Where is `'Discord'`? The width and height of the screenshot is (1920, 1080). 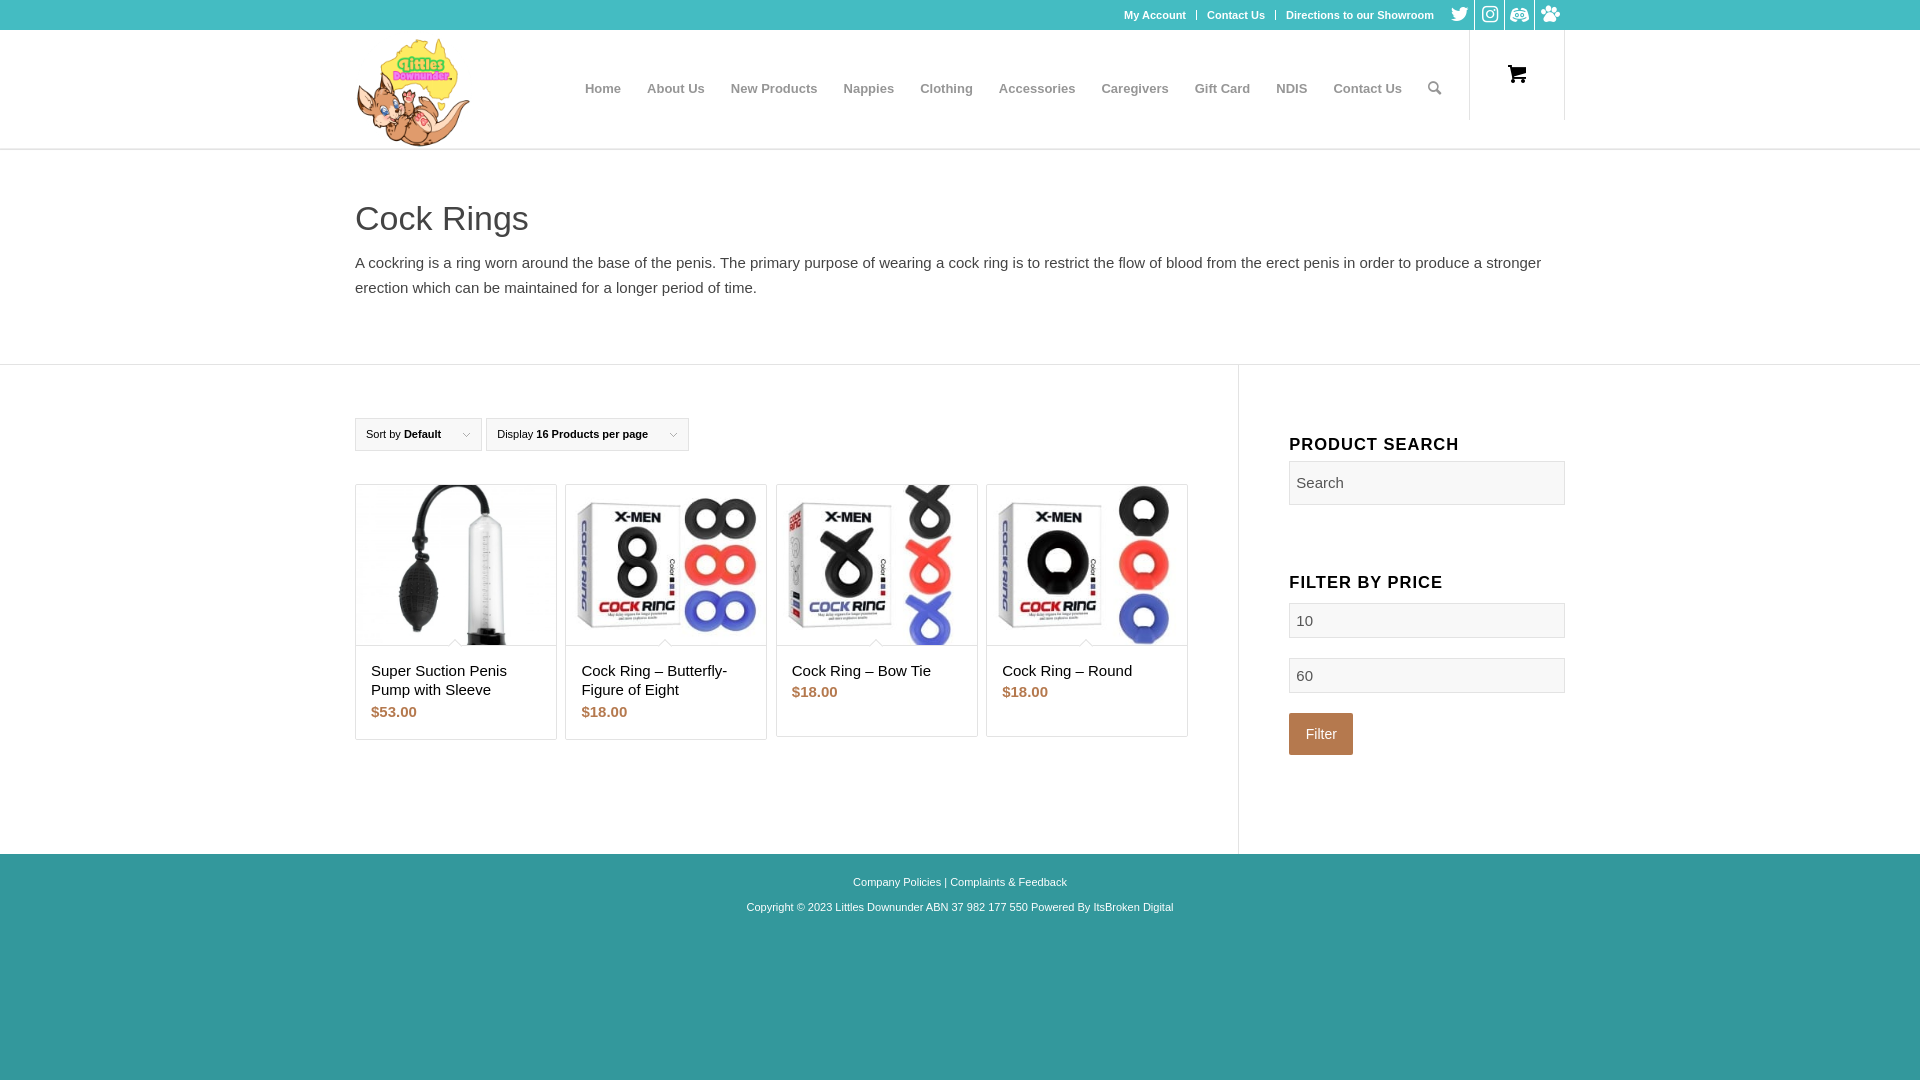 'Discord' is located at coordinates (1519, 15).